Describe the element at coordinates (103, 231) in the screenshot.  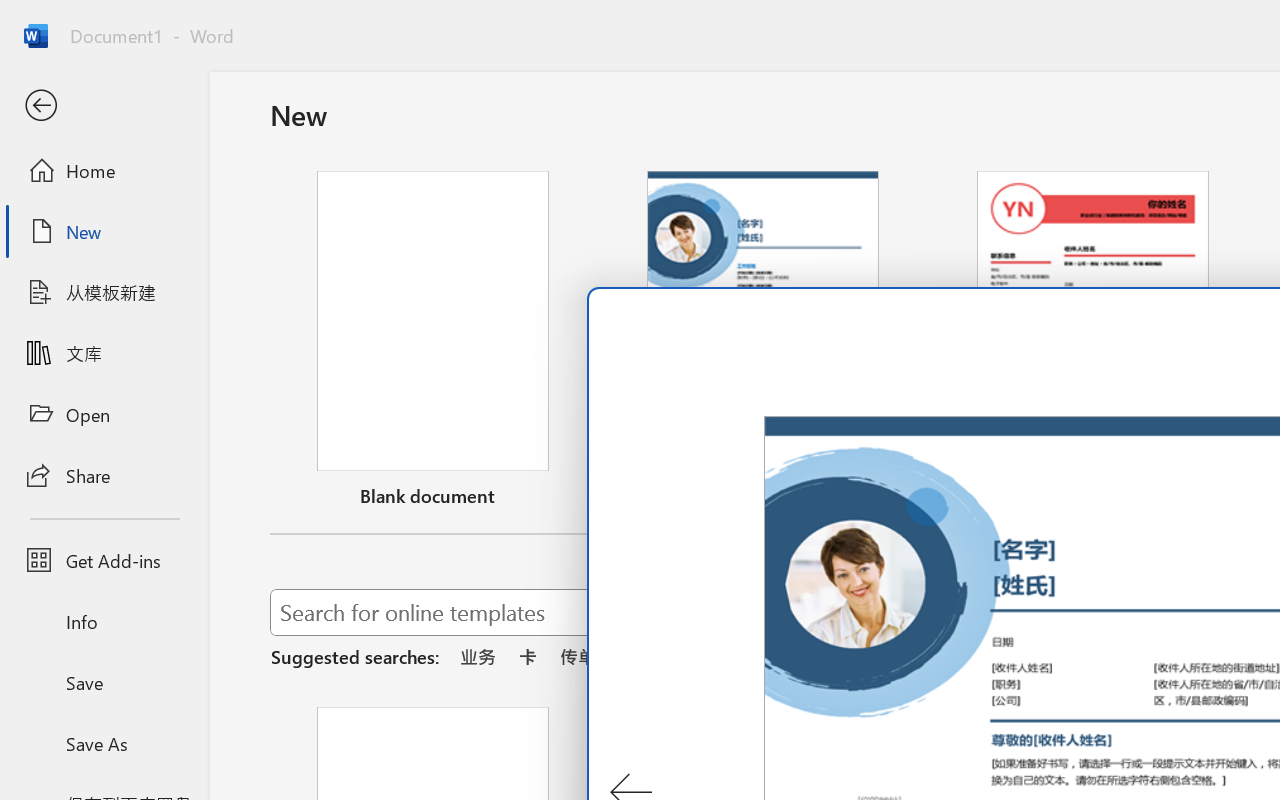
I see `'New'` at that location.